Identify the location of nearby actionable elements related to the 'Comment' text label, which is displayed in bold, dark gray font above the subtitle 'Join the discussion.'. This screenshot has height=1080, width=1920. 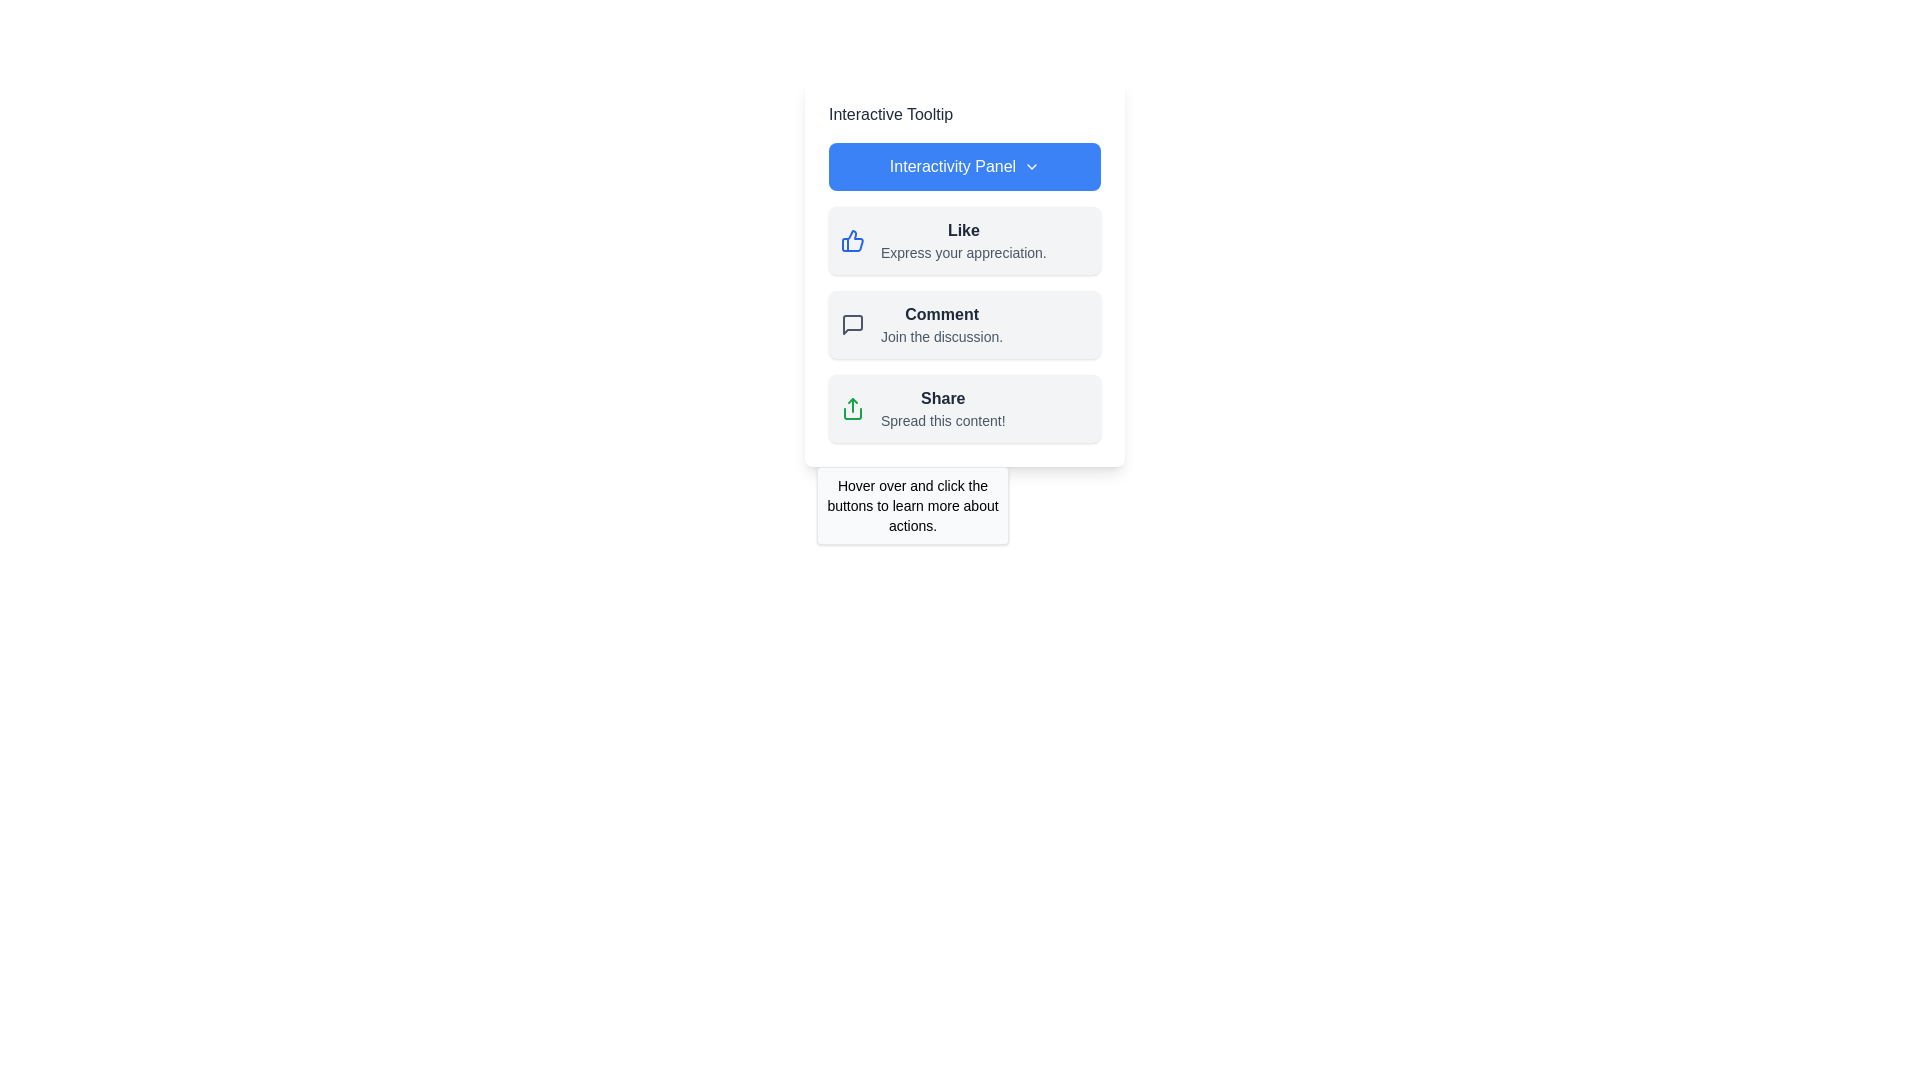
(941, 315).